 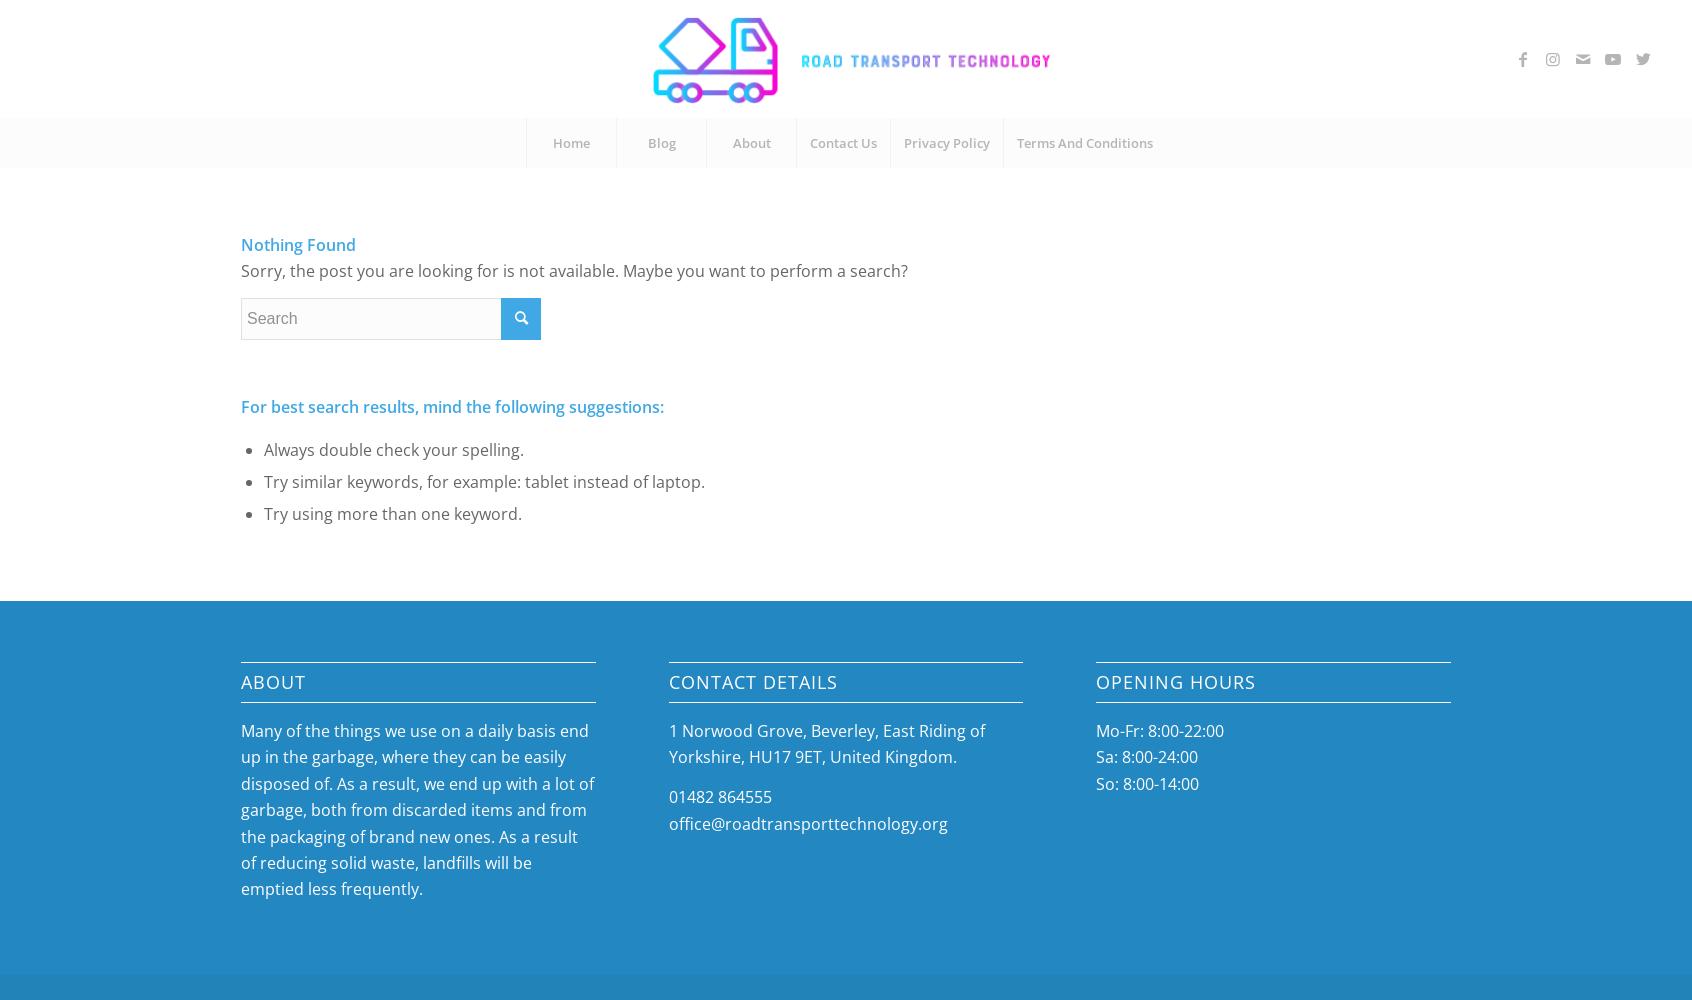 I want to click on 'Mo-Fr: 8:00-22:00', so click(x=1159, y=730).